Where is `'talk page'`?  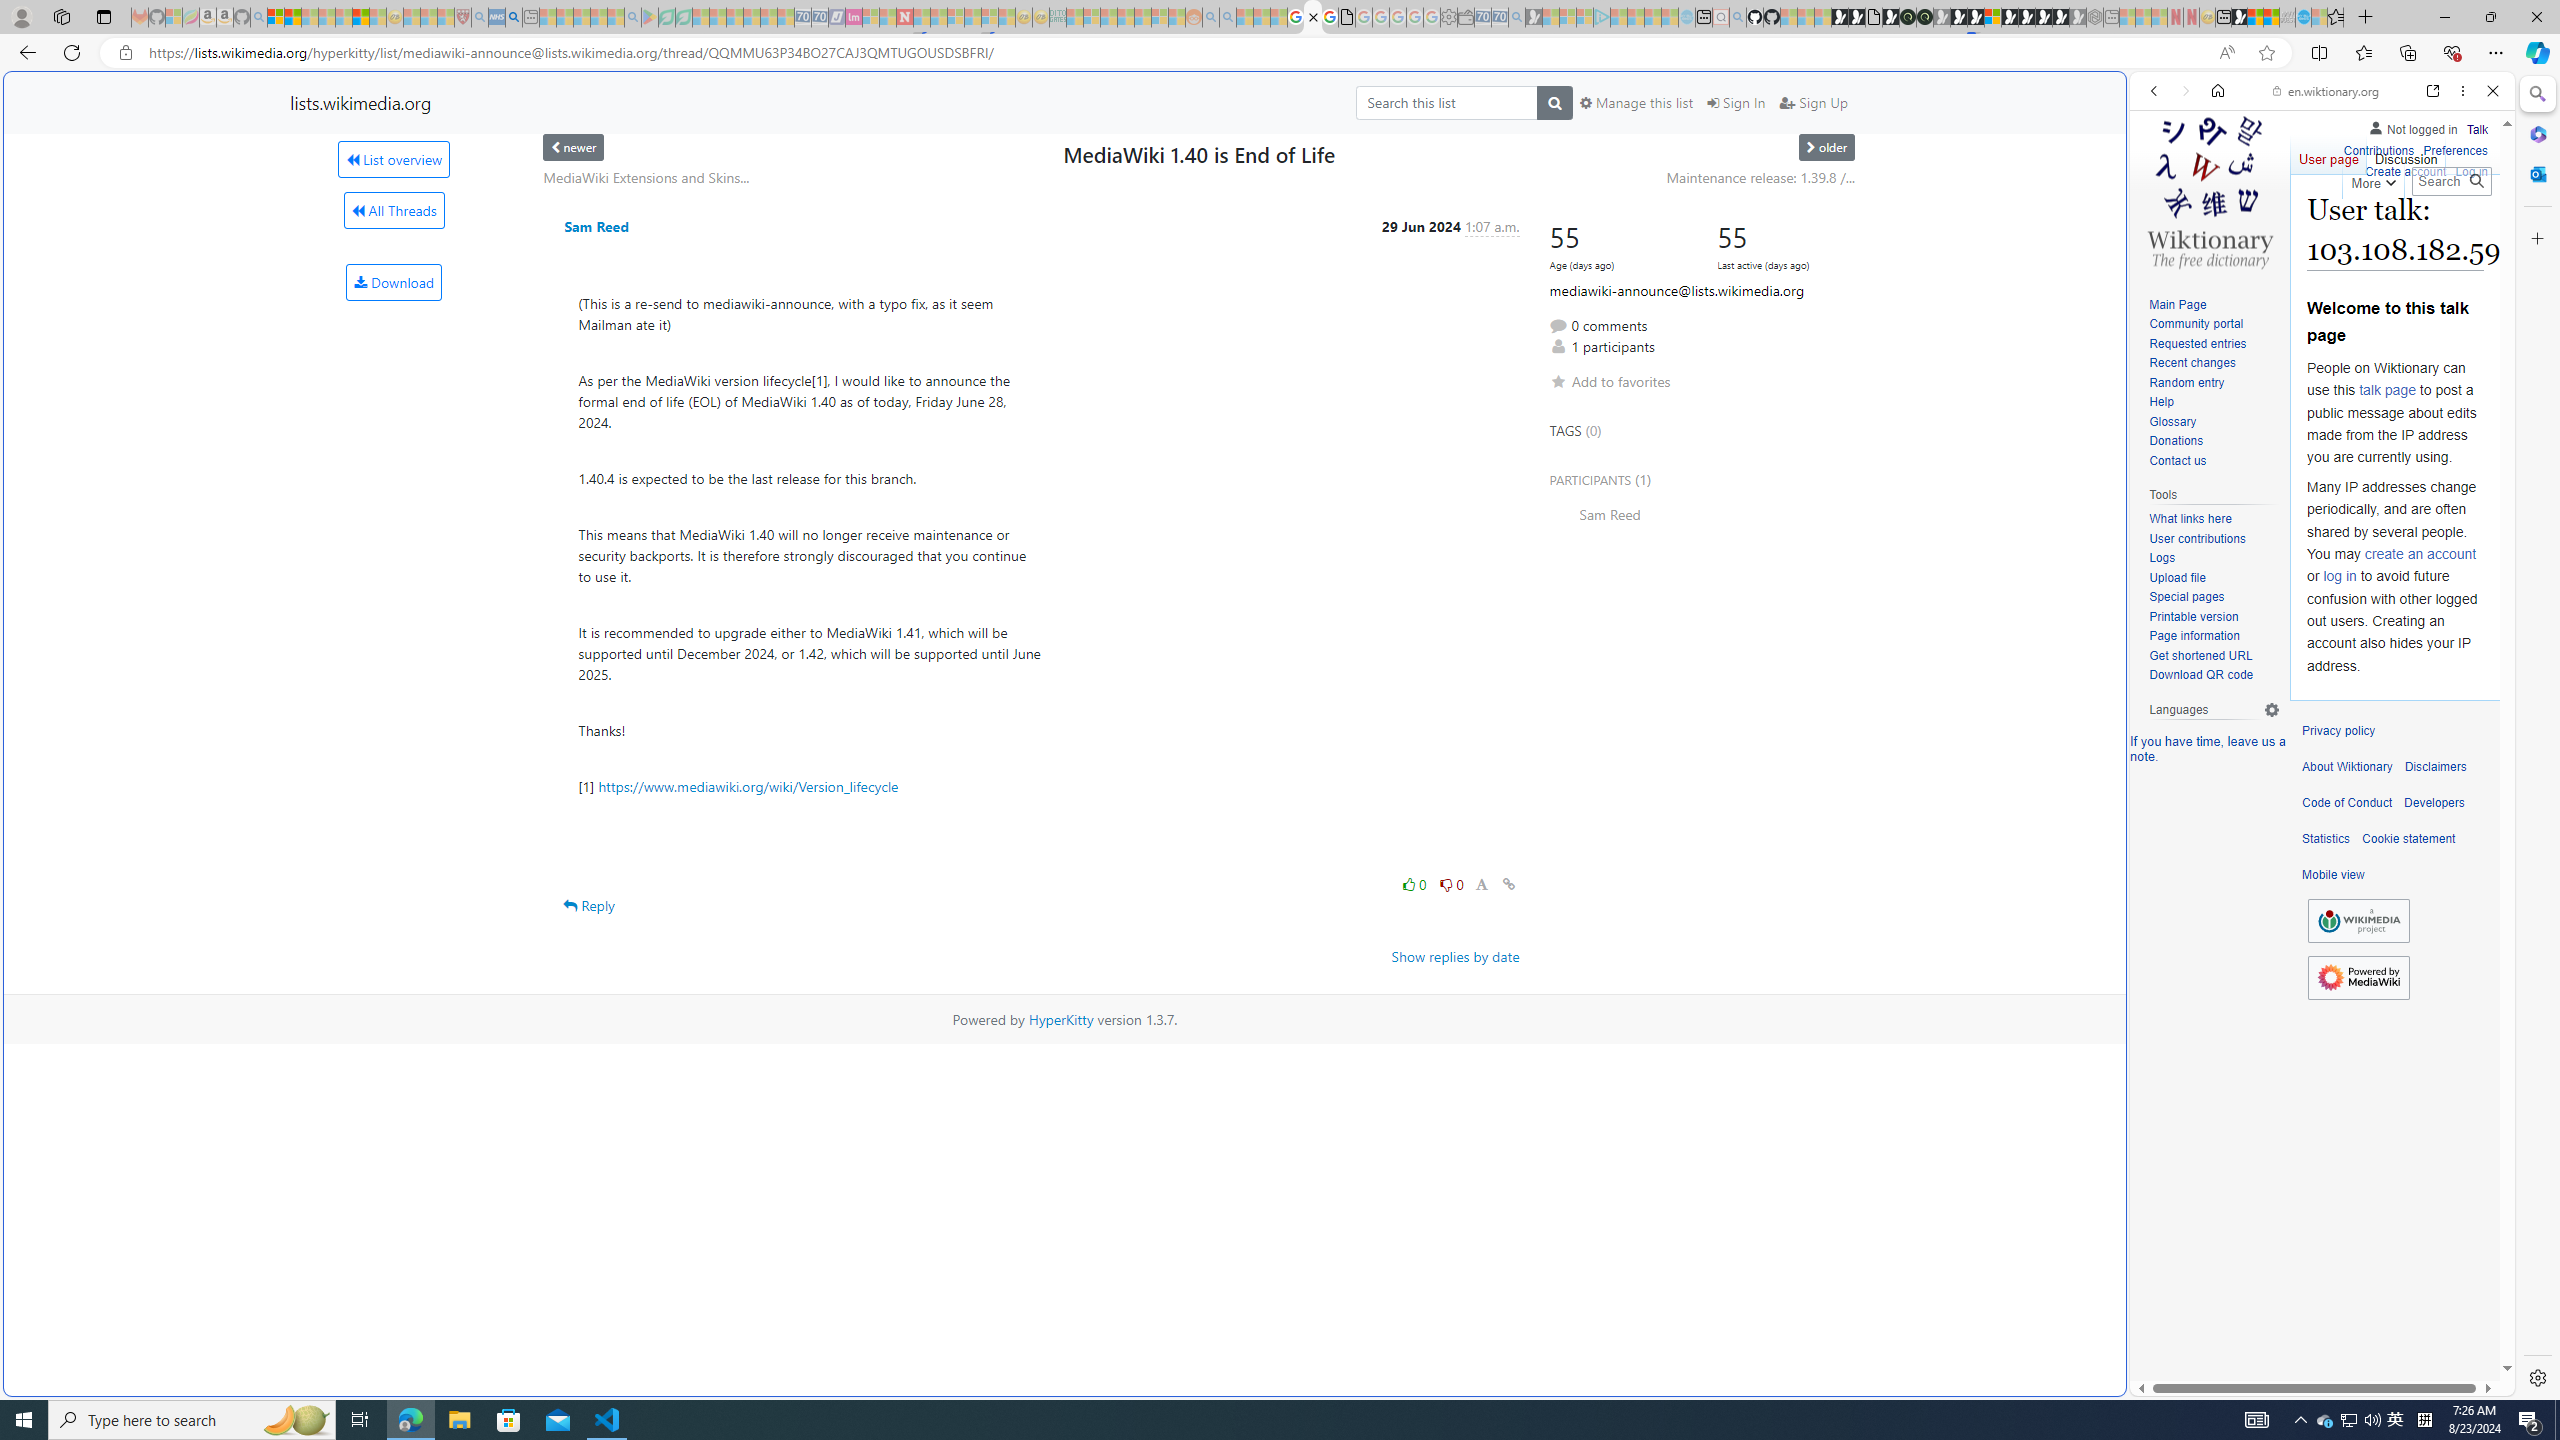
'talk page' is located at coordinates (2386, 390).